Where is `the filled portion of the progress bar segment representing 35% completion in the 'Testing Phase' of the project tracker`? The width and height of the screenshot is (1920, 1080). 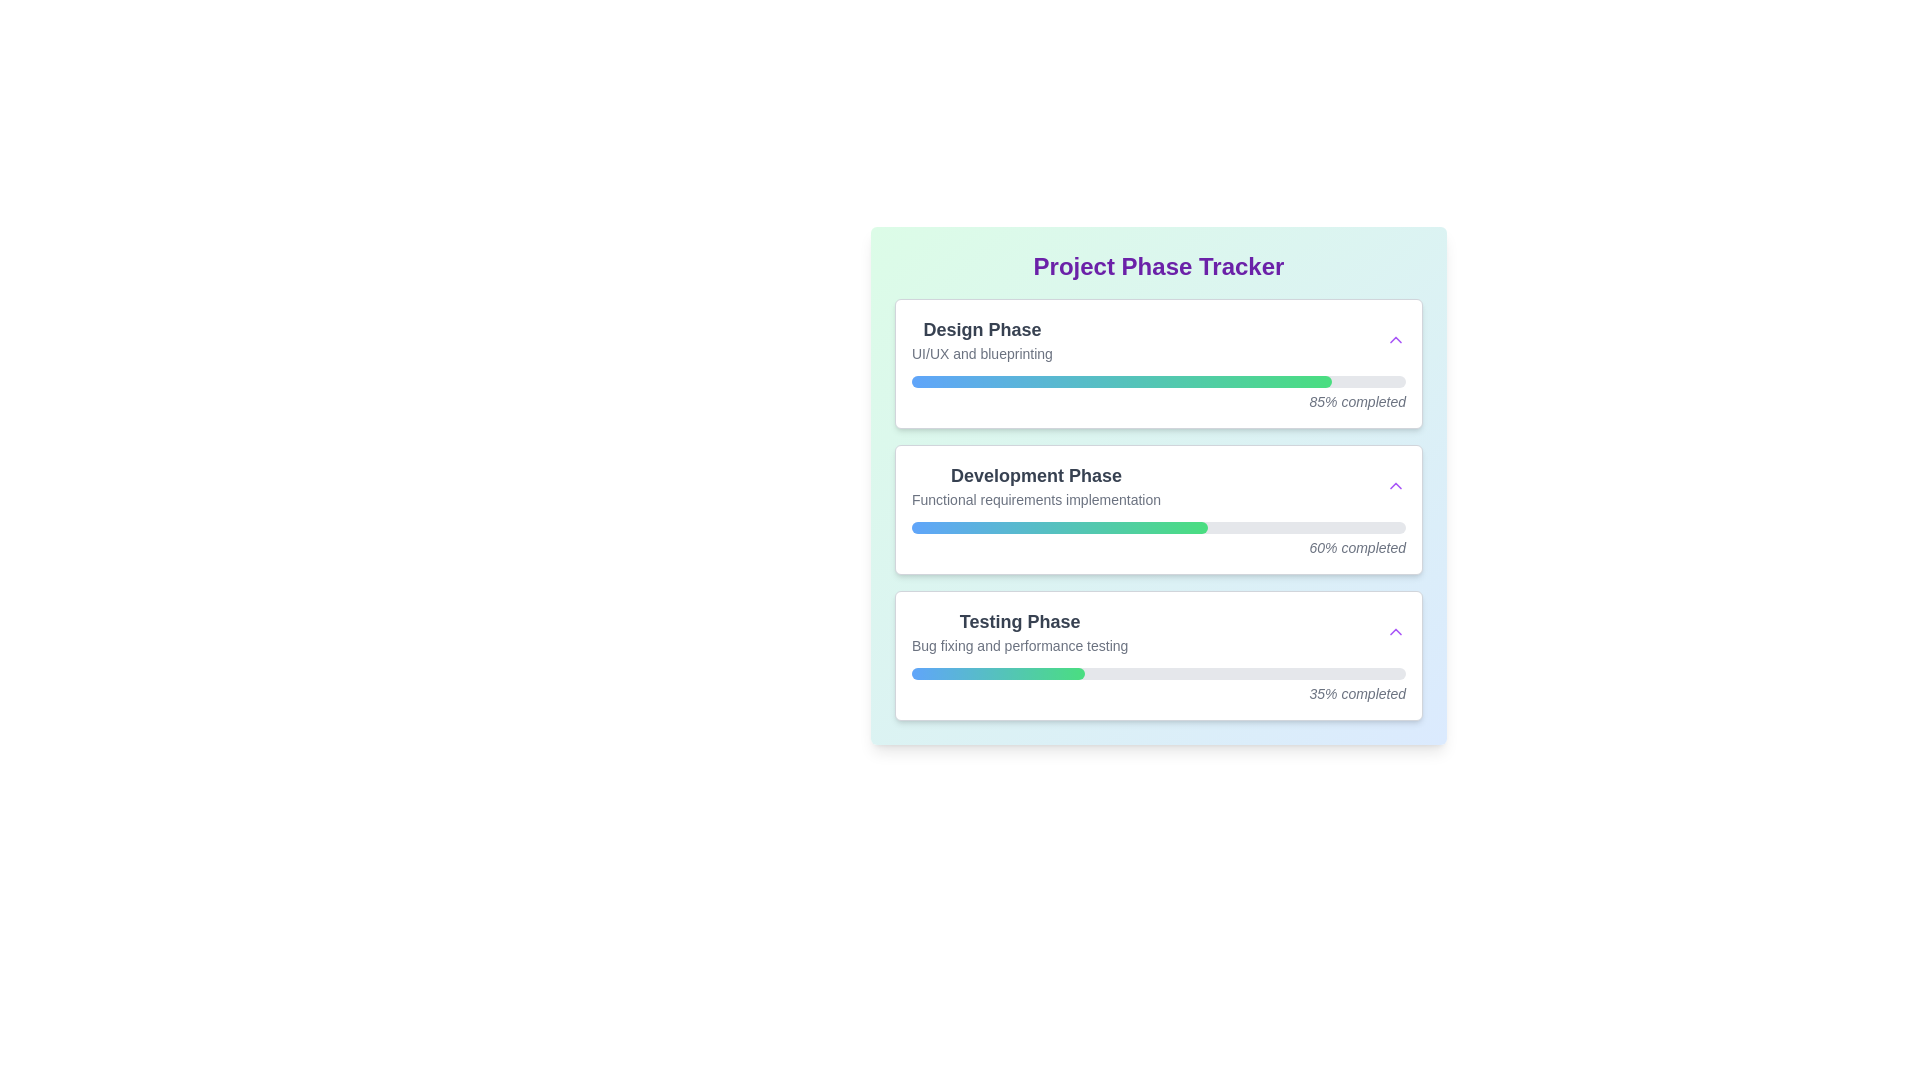
the filled portion of the progress bar segment representing 35% completion in the 'Testing Phase' of the project tracker is located at coordinates (998, 674).